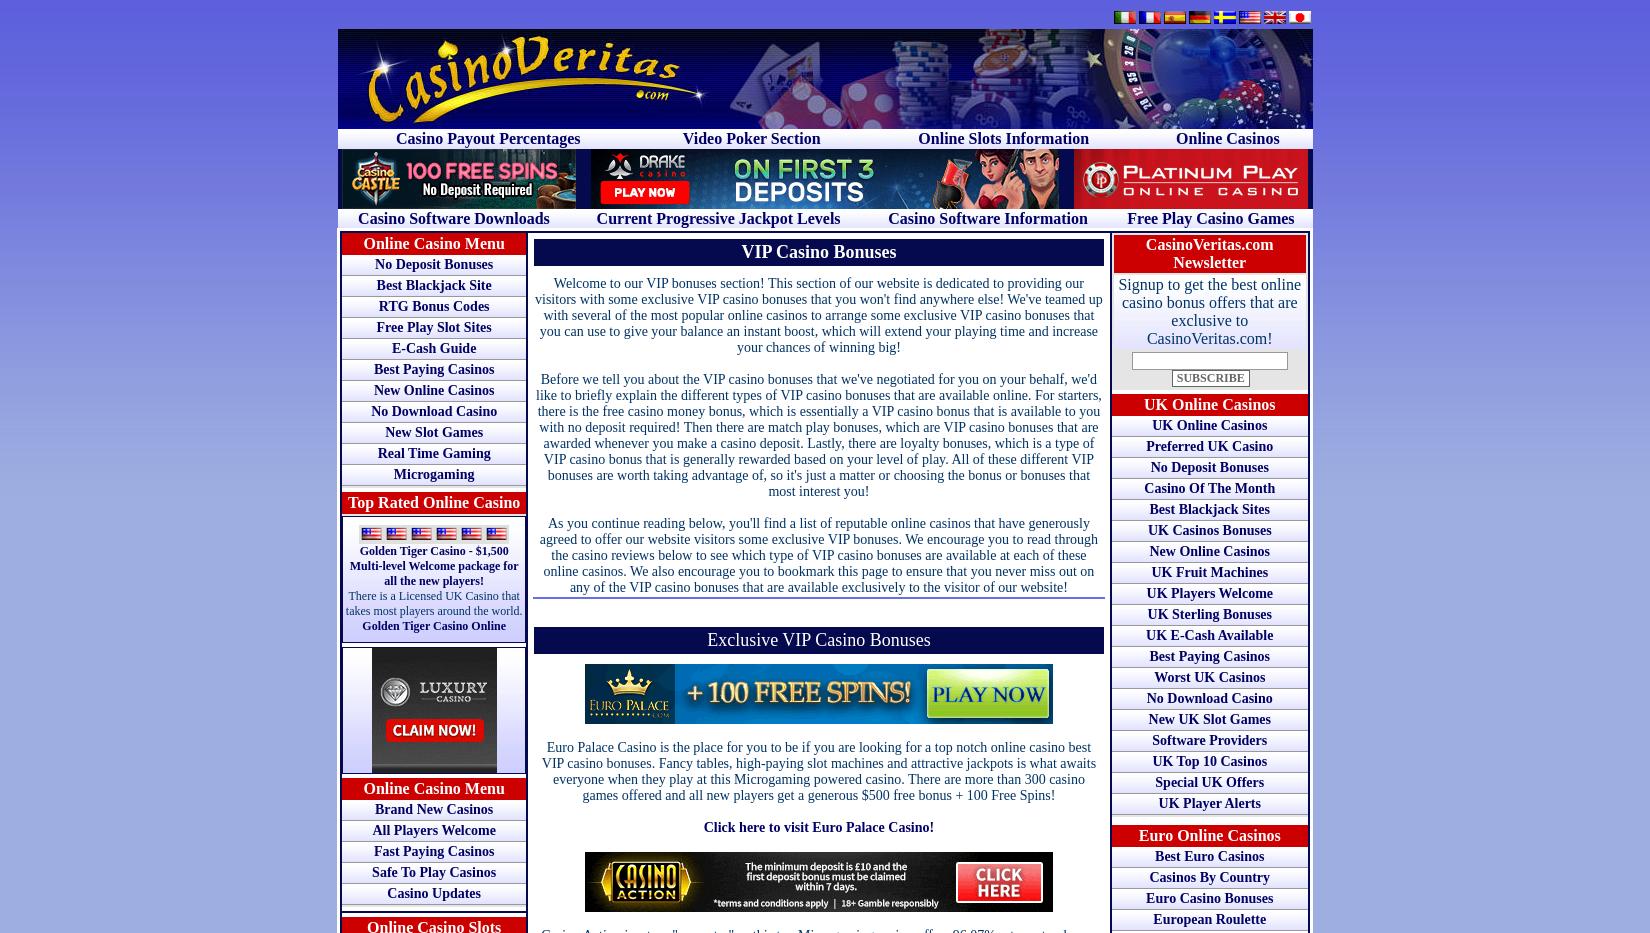 This screenshot has width=1650, height=933. What do you see at coordinates (750, 137) in the screenshot?
I see `'Video Poker Section'` at bounding box center [750, 137].